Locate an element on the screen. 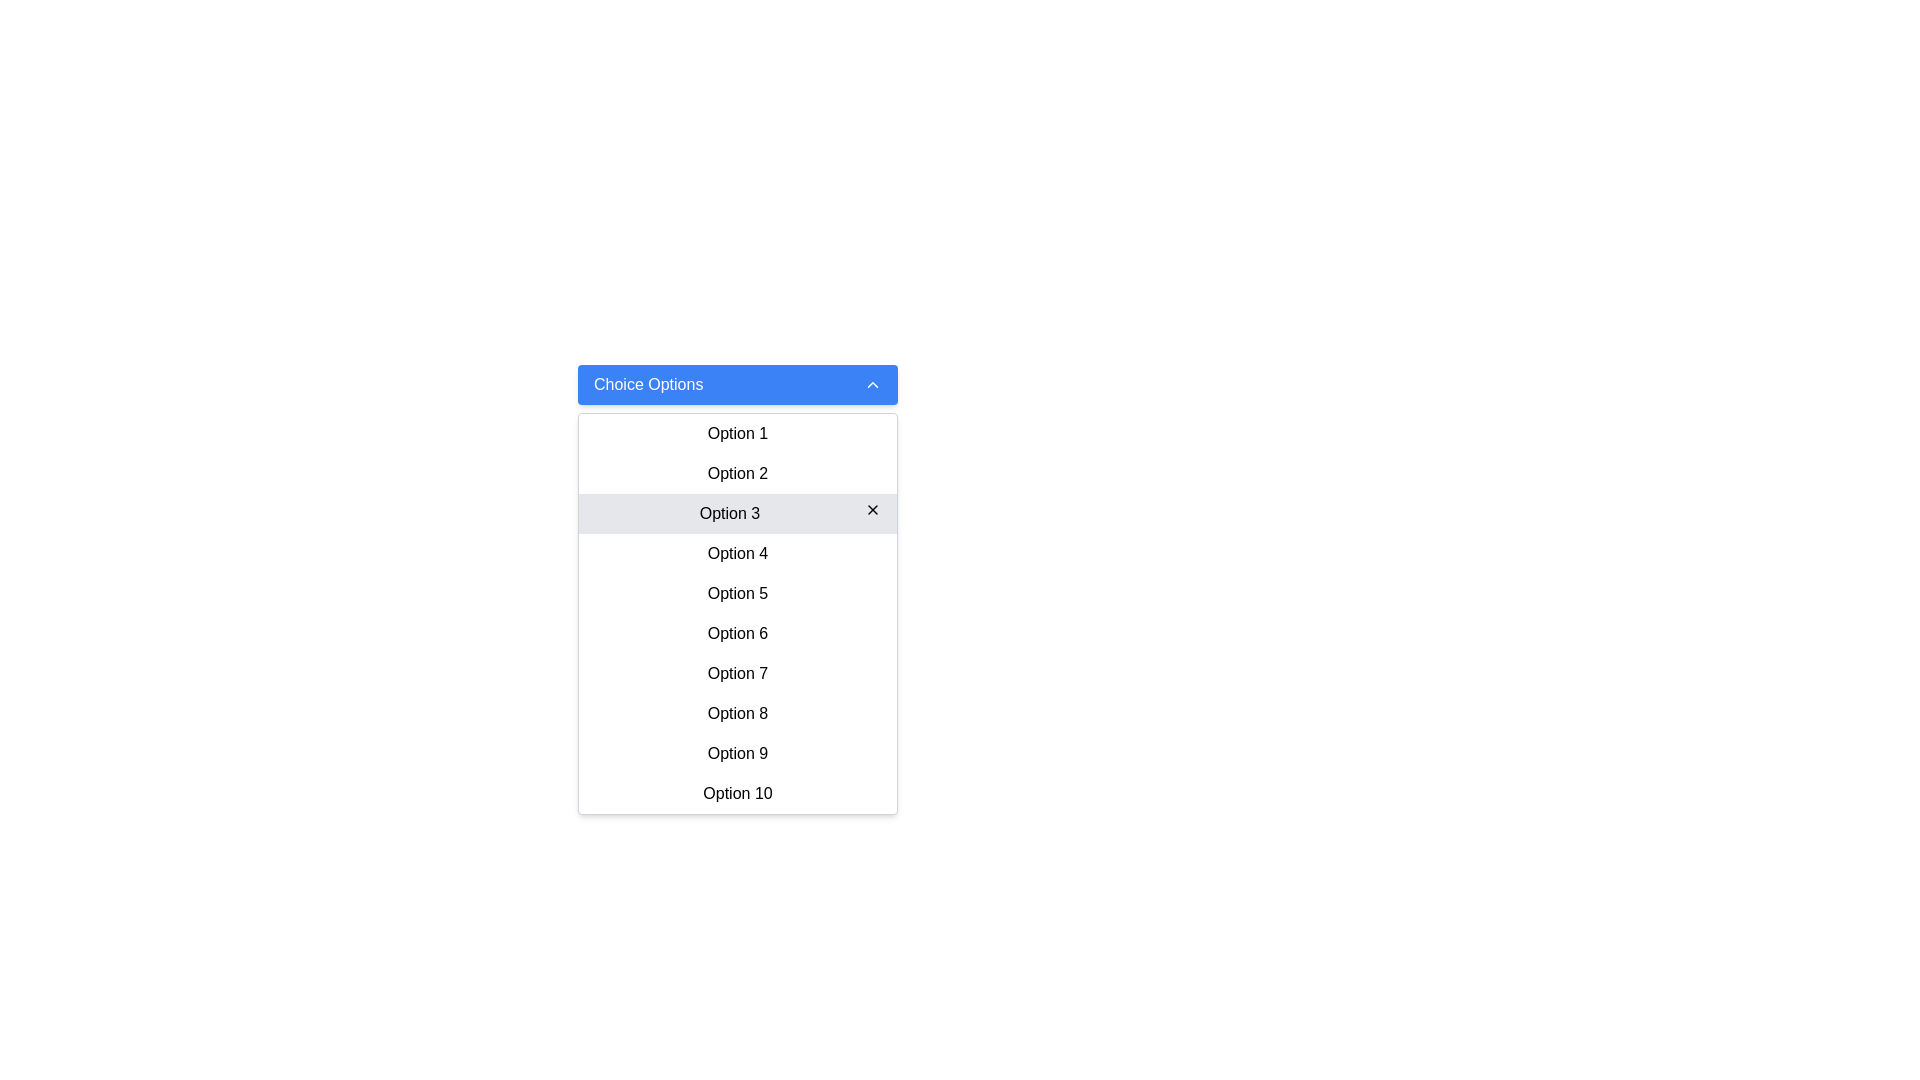  the menu item labeled 'Option 6' in the 'Choice Options' dropdown is located at coordinates (737, 633).